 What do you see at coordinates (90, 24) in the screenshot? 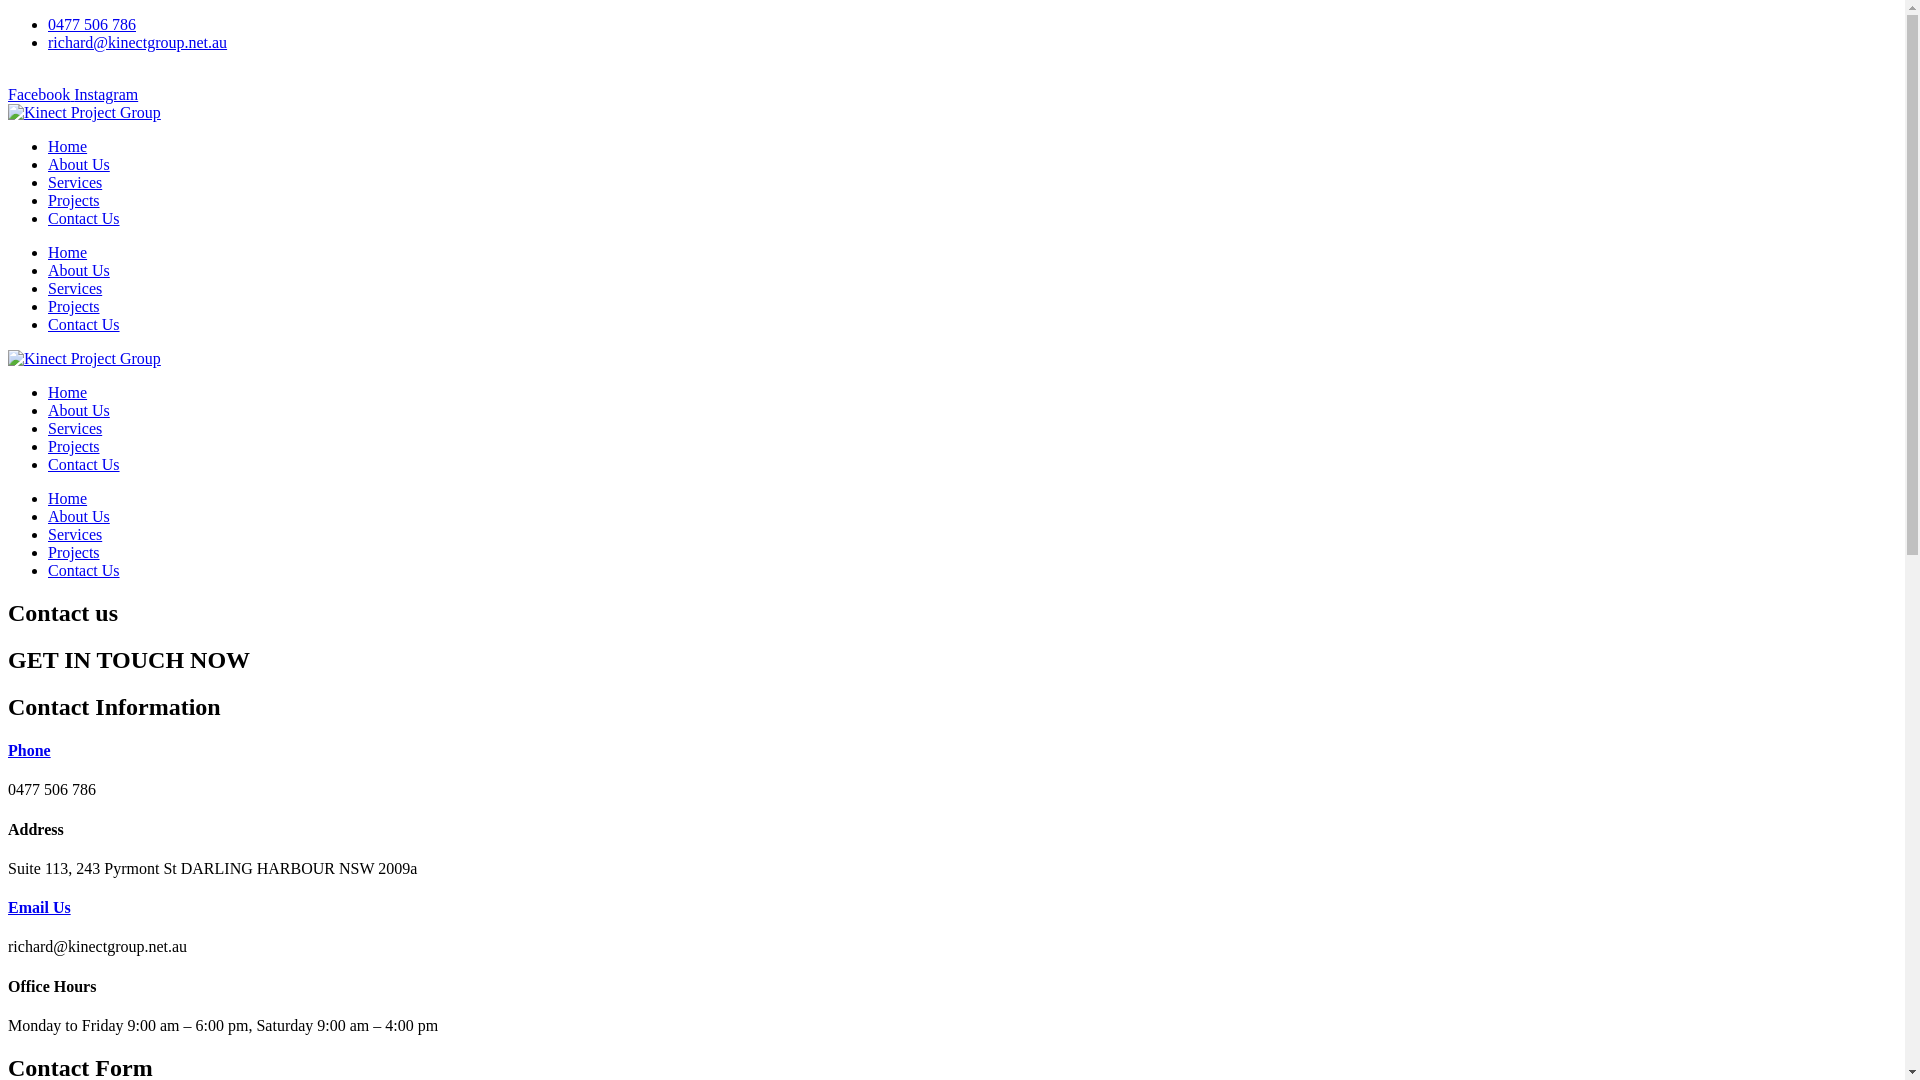
I see `'0477 506 786'` at bounding box center [90, 24].